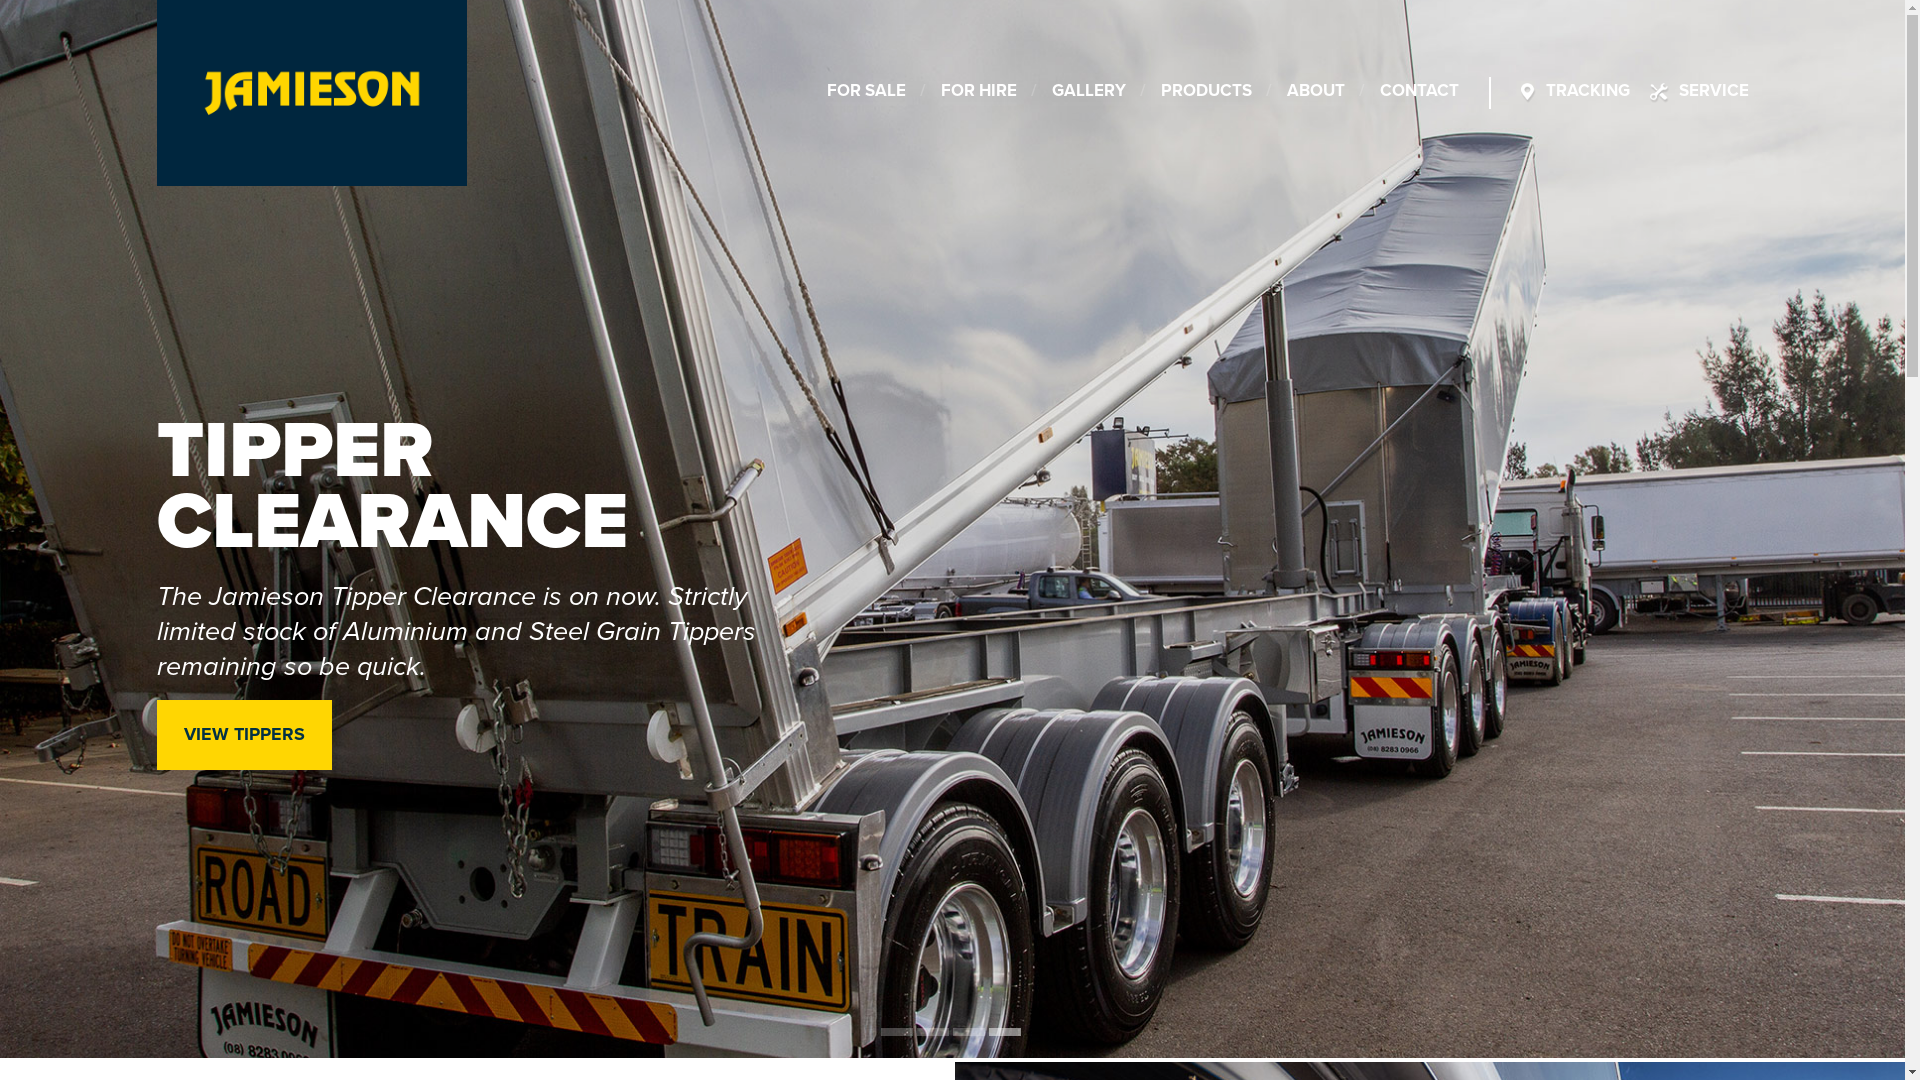 Image resolution: width=1920 pixels, height=1080 pixels. I want to click on 'PRODUCTS', so click(1205, 92).